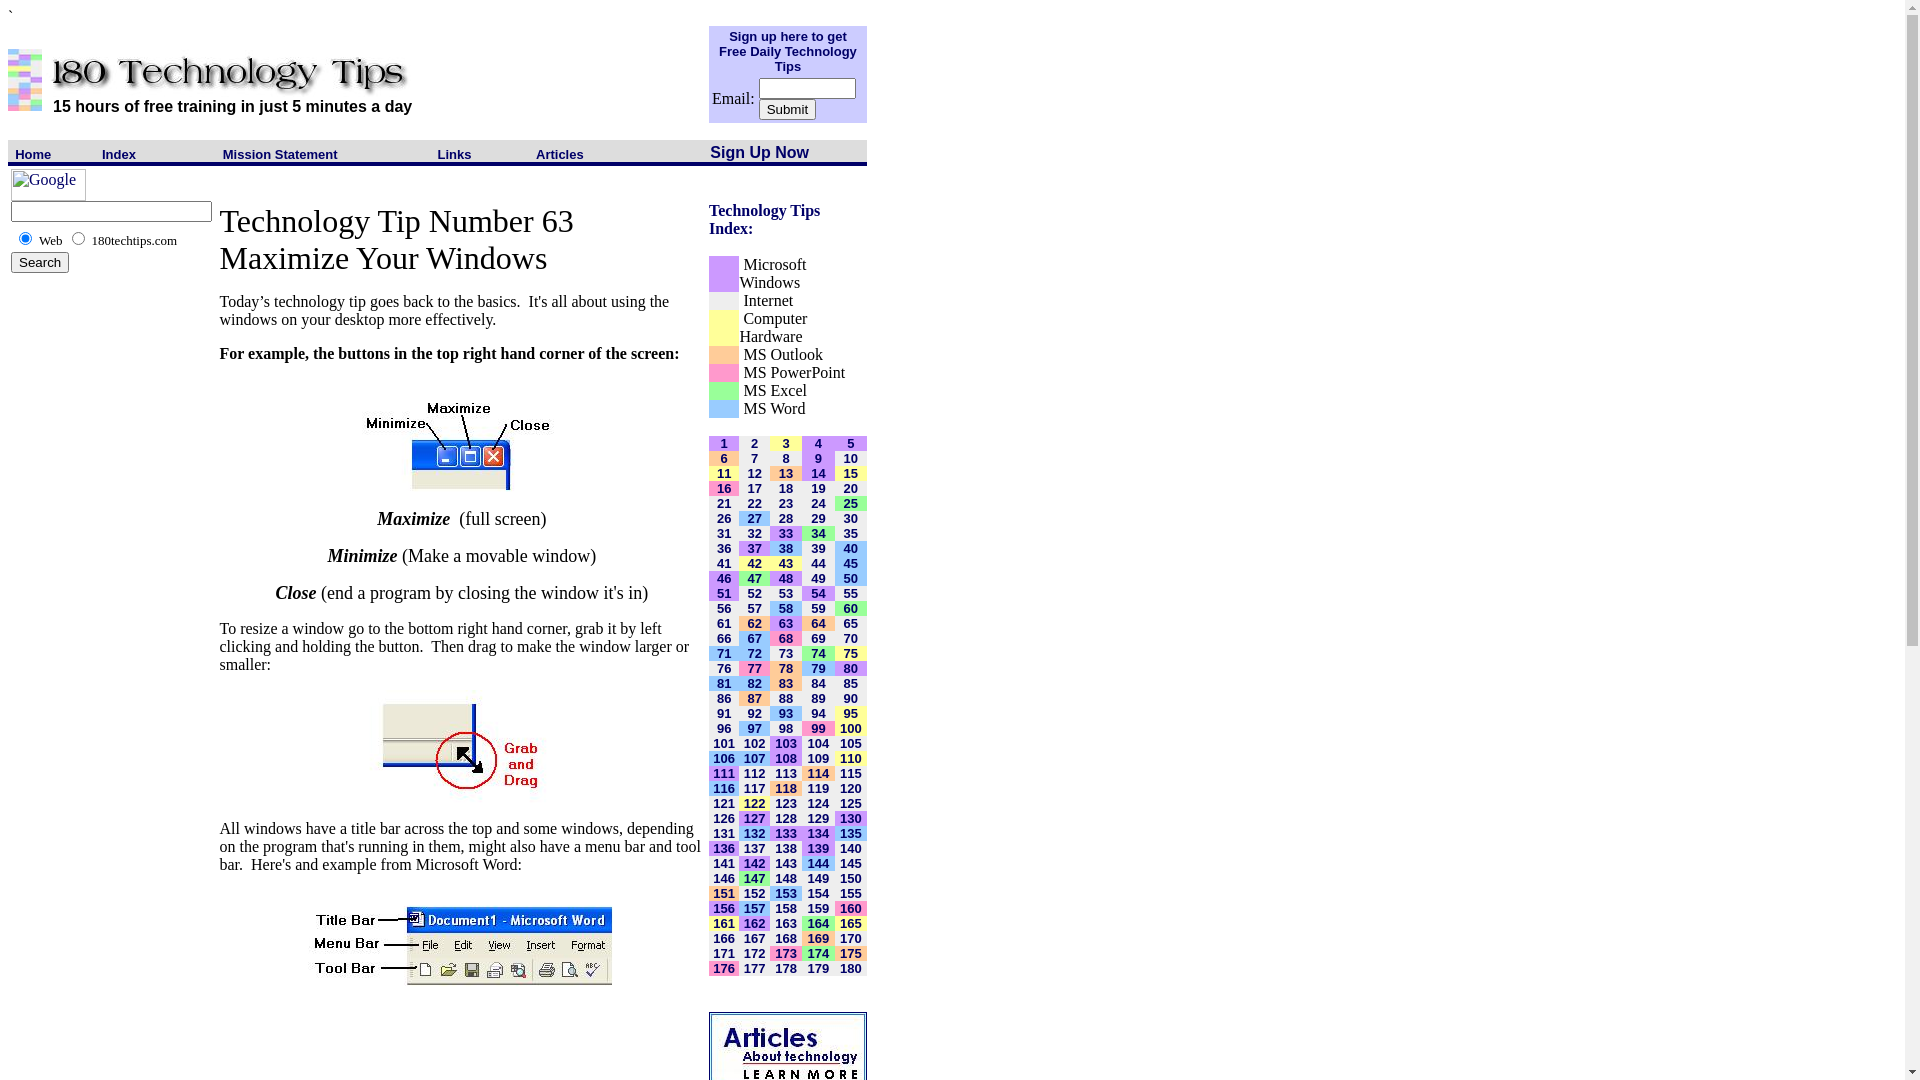  Describe the element at coordinates (850, 563) in the screenshot. I see `'45'` at that location.